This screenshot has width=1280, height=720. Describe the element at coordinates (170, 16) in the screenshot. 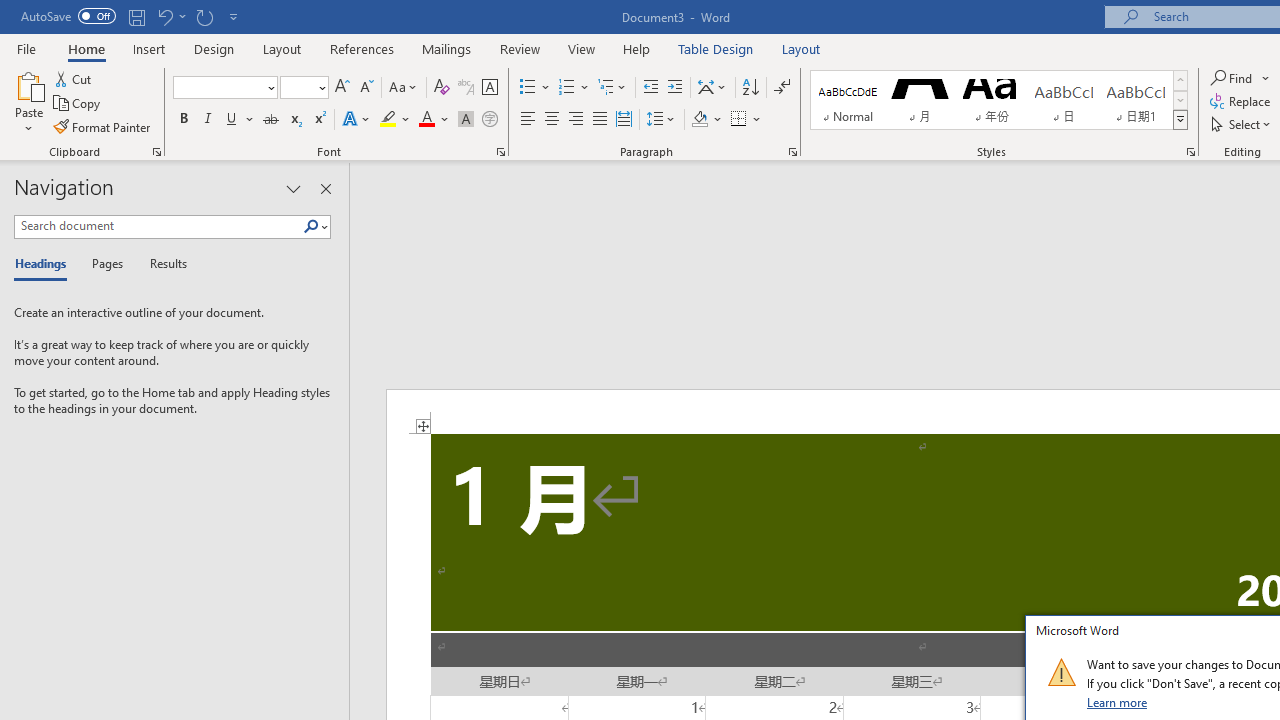

I see `'Undo Apply Quick Style'` at that location.